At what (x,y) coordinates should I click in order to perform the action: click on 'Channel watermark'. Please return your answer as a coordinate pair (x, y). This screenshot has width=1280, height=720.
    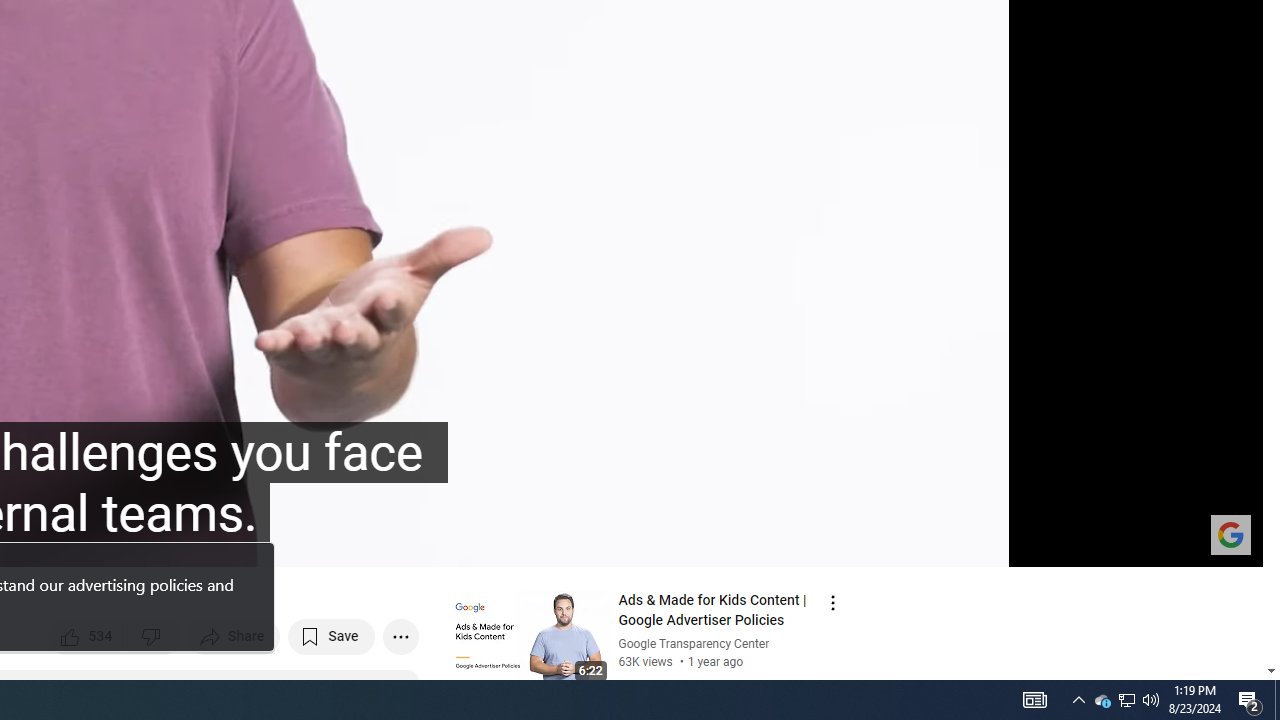
    Looking at the image, I should click on (1229, 533).